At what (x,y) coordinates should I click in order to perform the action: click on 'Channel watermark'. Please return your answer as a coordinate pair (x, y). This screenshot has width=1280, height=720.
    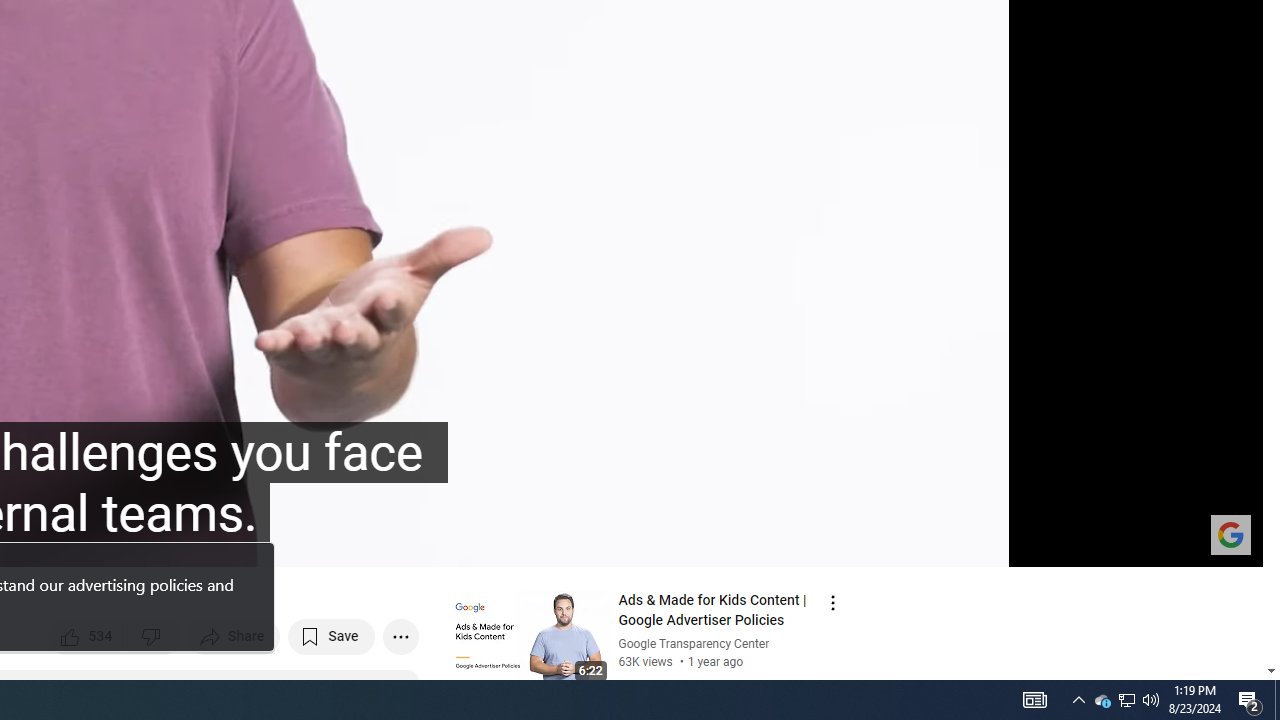
    Looking at the image, I should click on (1229, 533).